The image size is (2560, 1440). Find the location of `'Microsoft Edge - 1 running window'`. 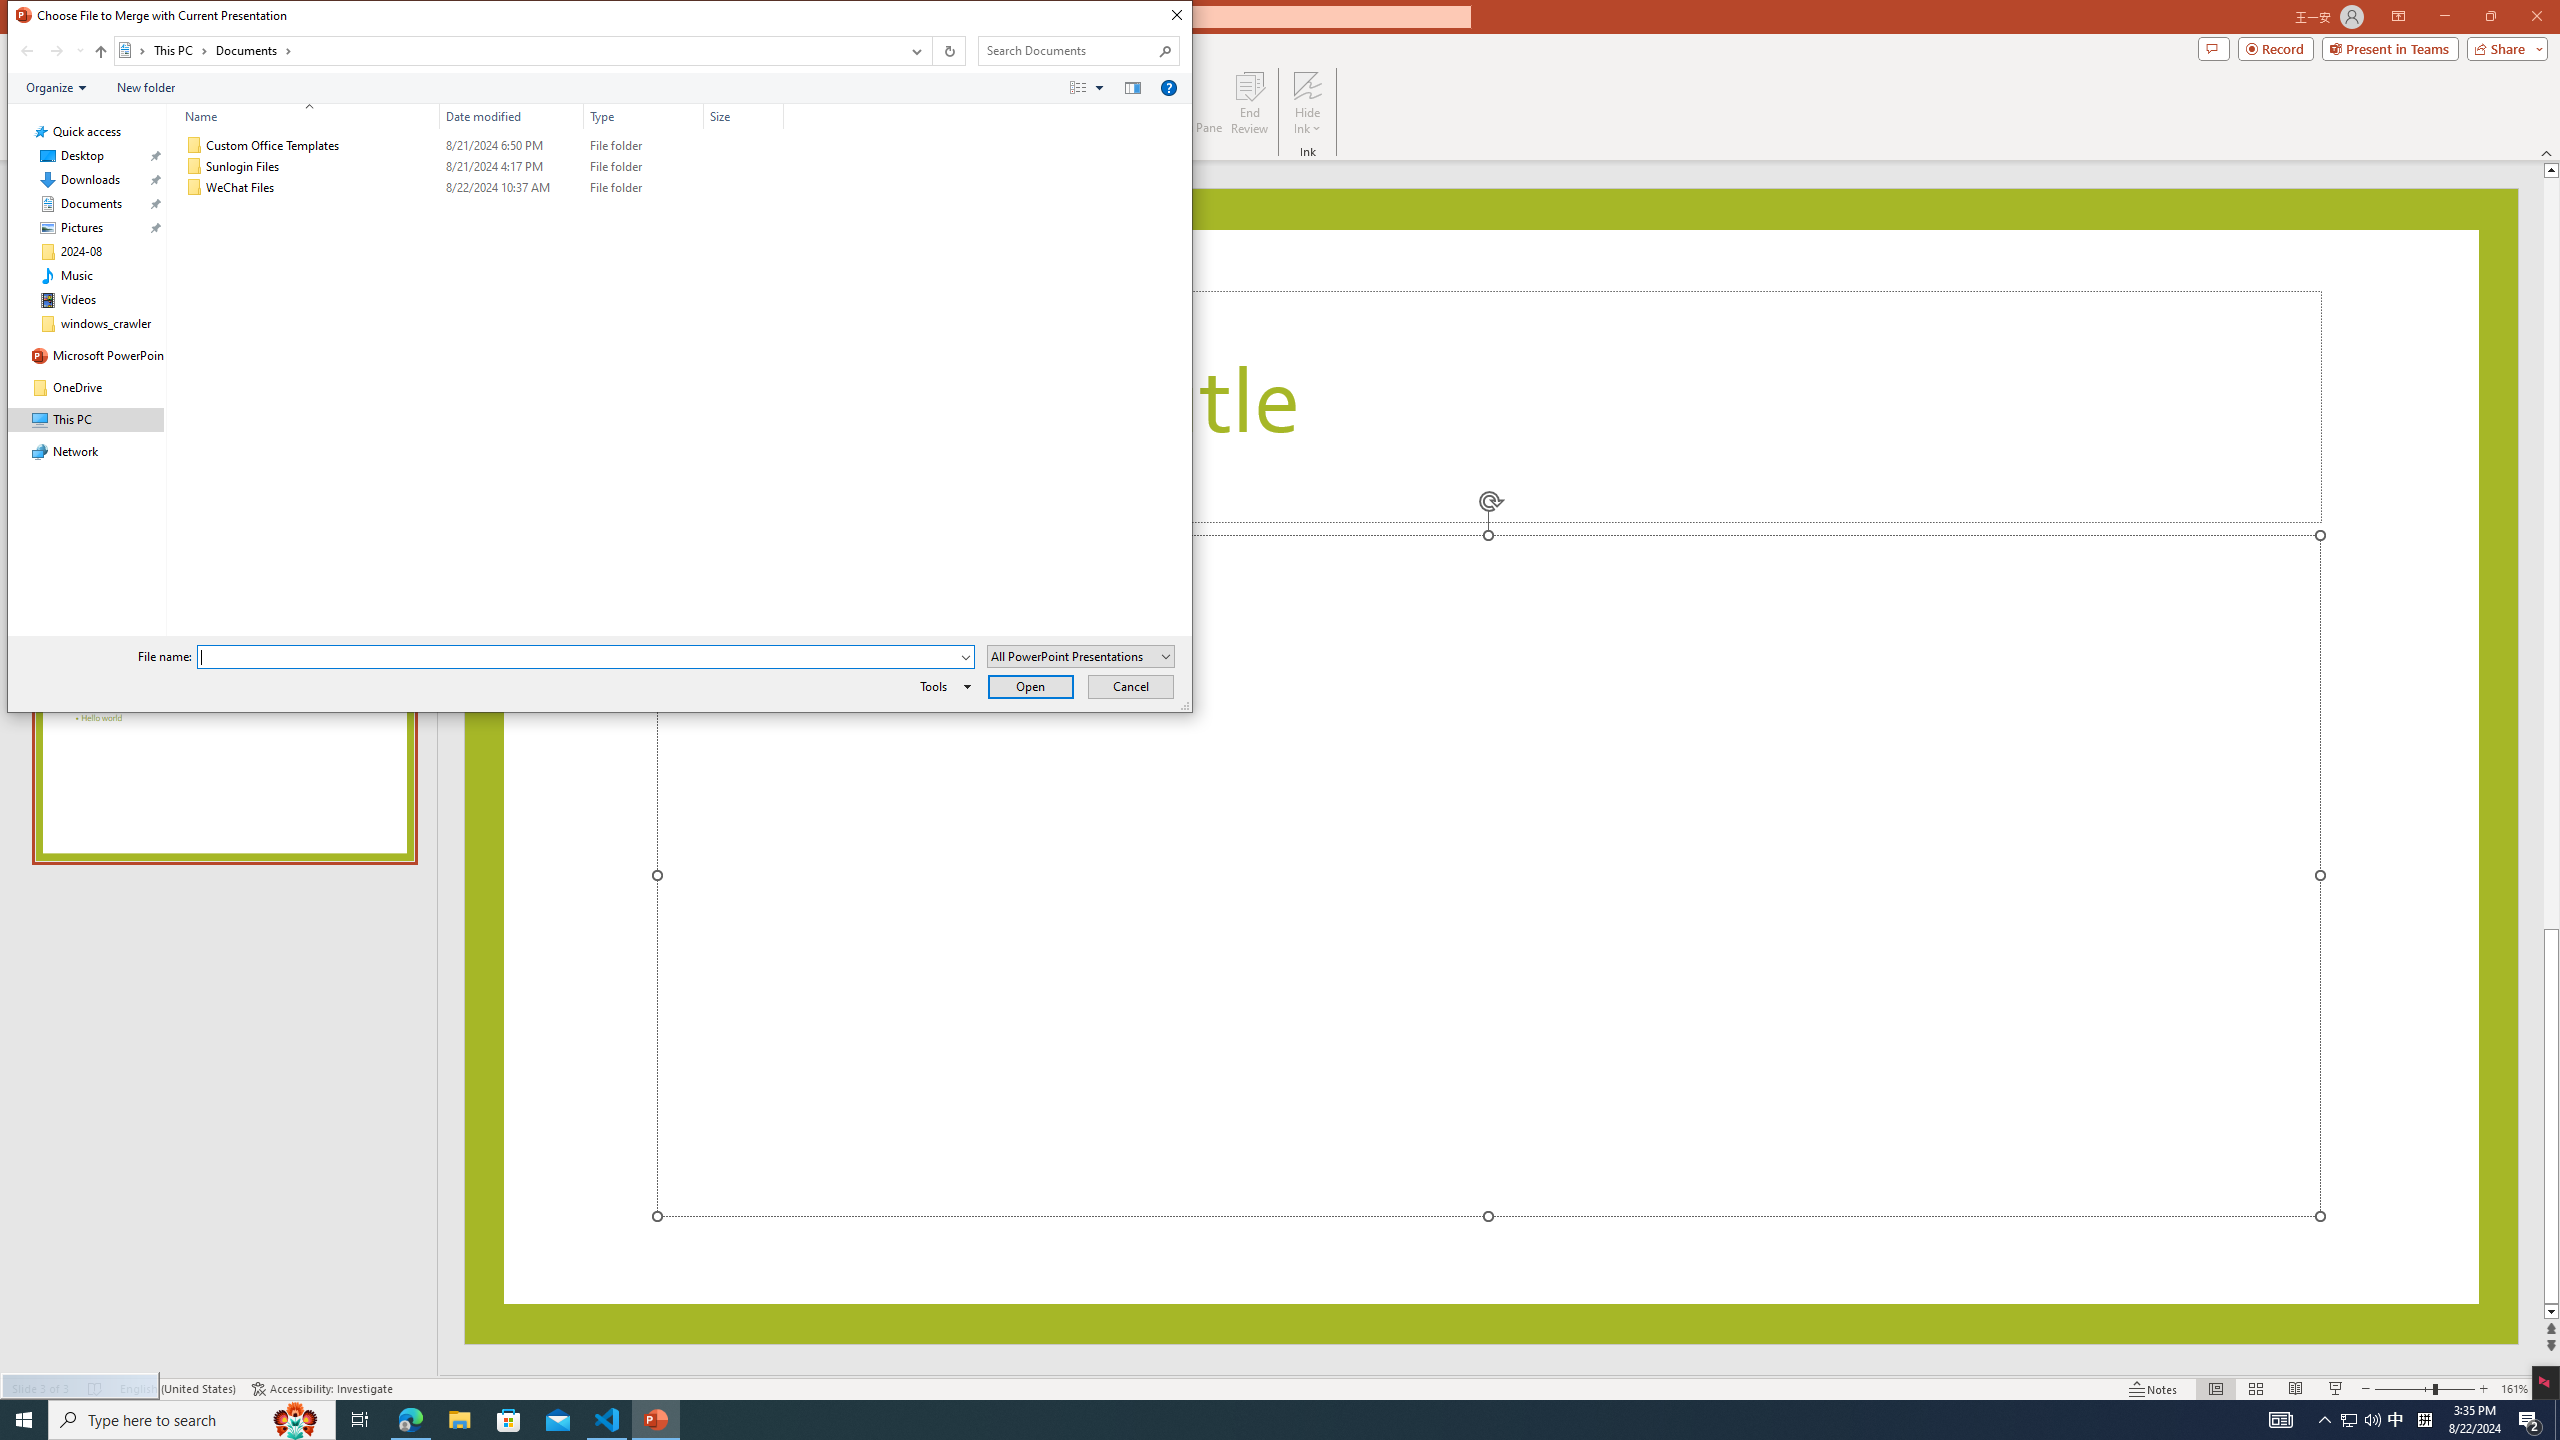

'Microsoft Edge - 1 running window' is located at coordinates (409, 1418).